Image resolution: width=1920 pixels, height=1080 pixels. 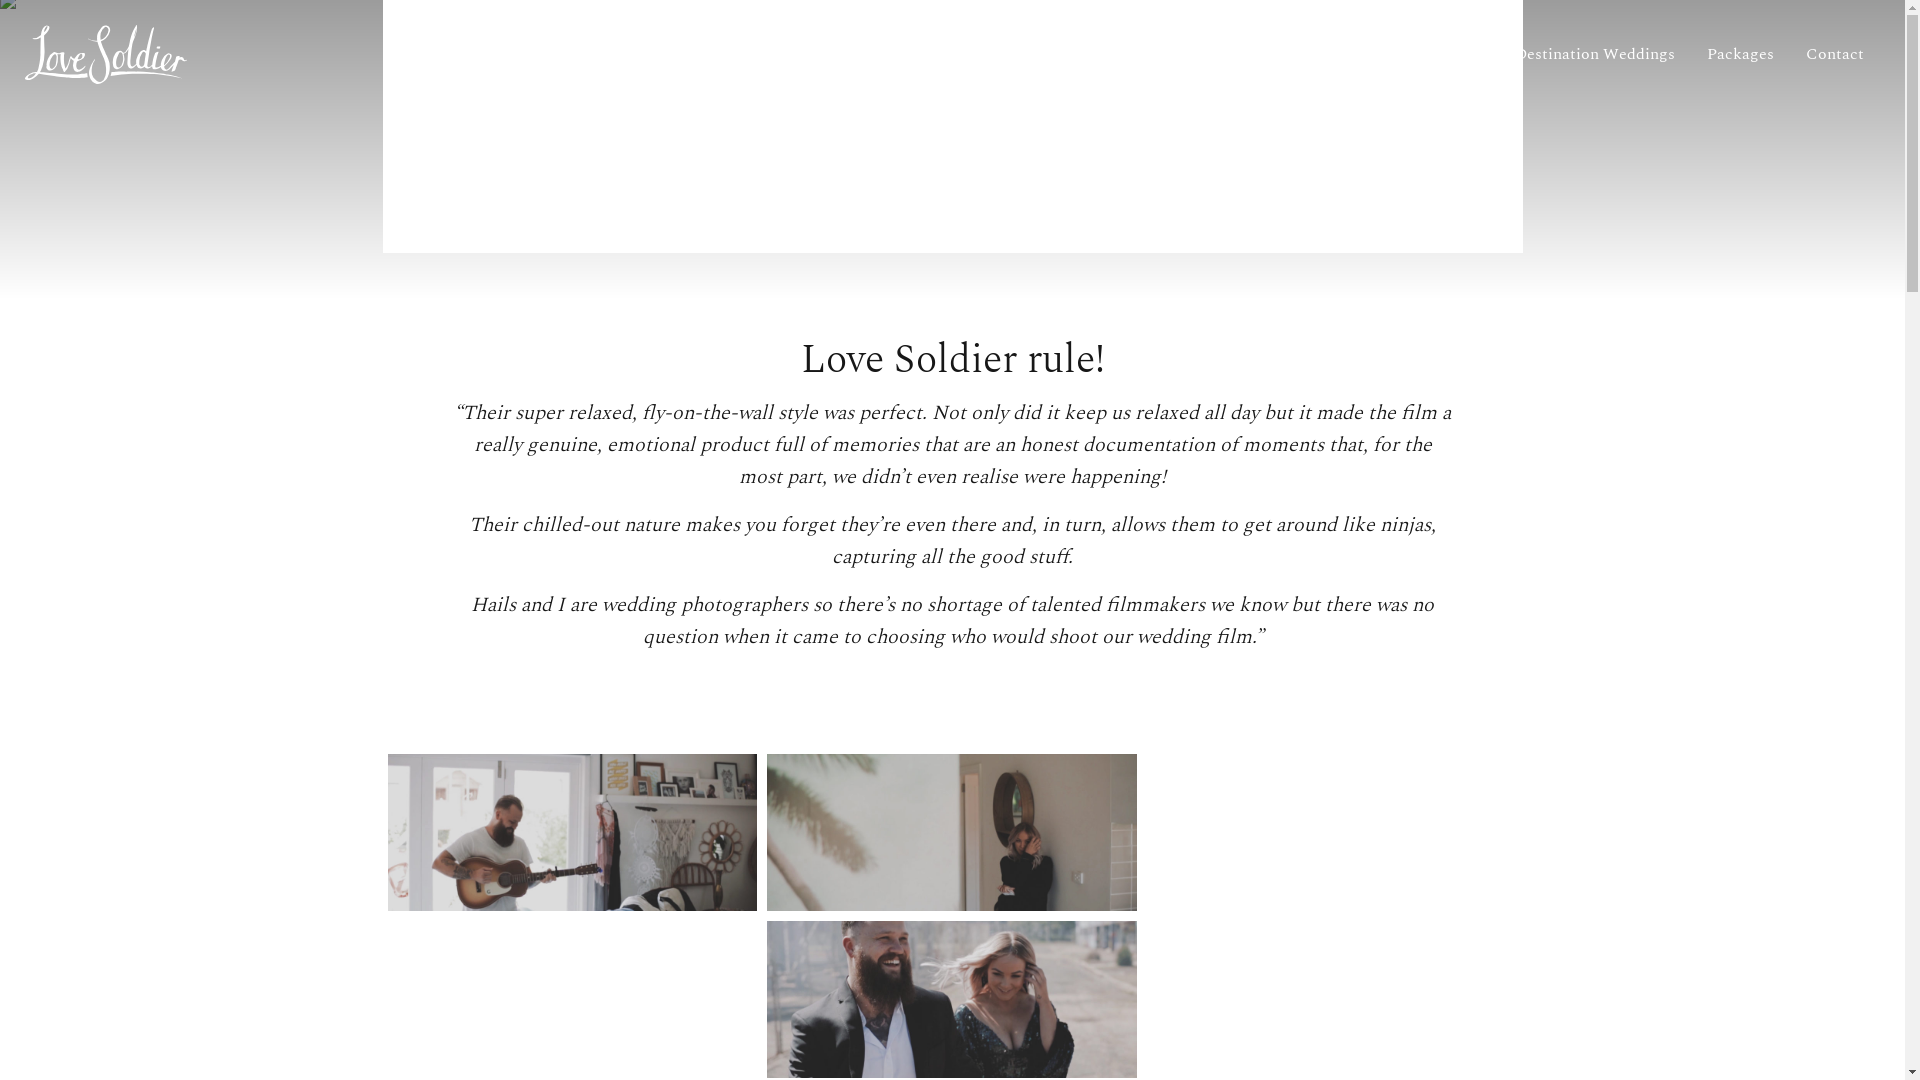 What do you see at coordinates (1790, 53) in the screenshot?
I see `'Contact'` at bounding box center [1790, 53].